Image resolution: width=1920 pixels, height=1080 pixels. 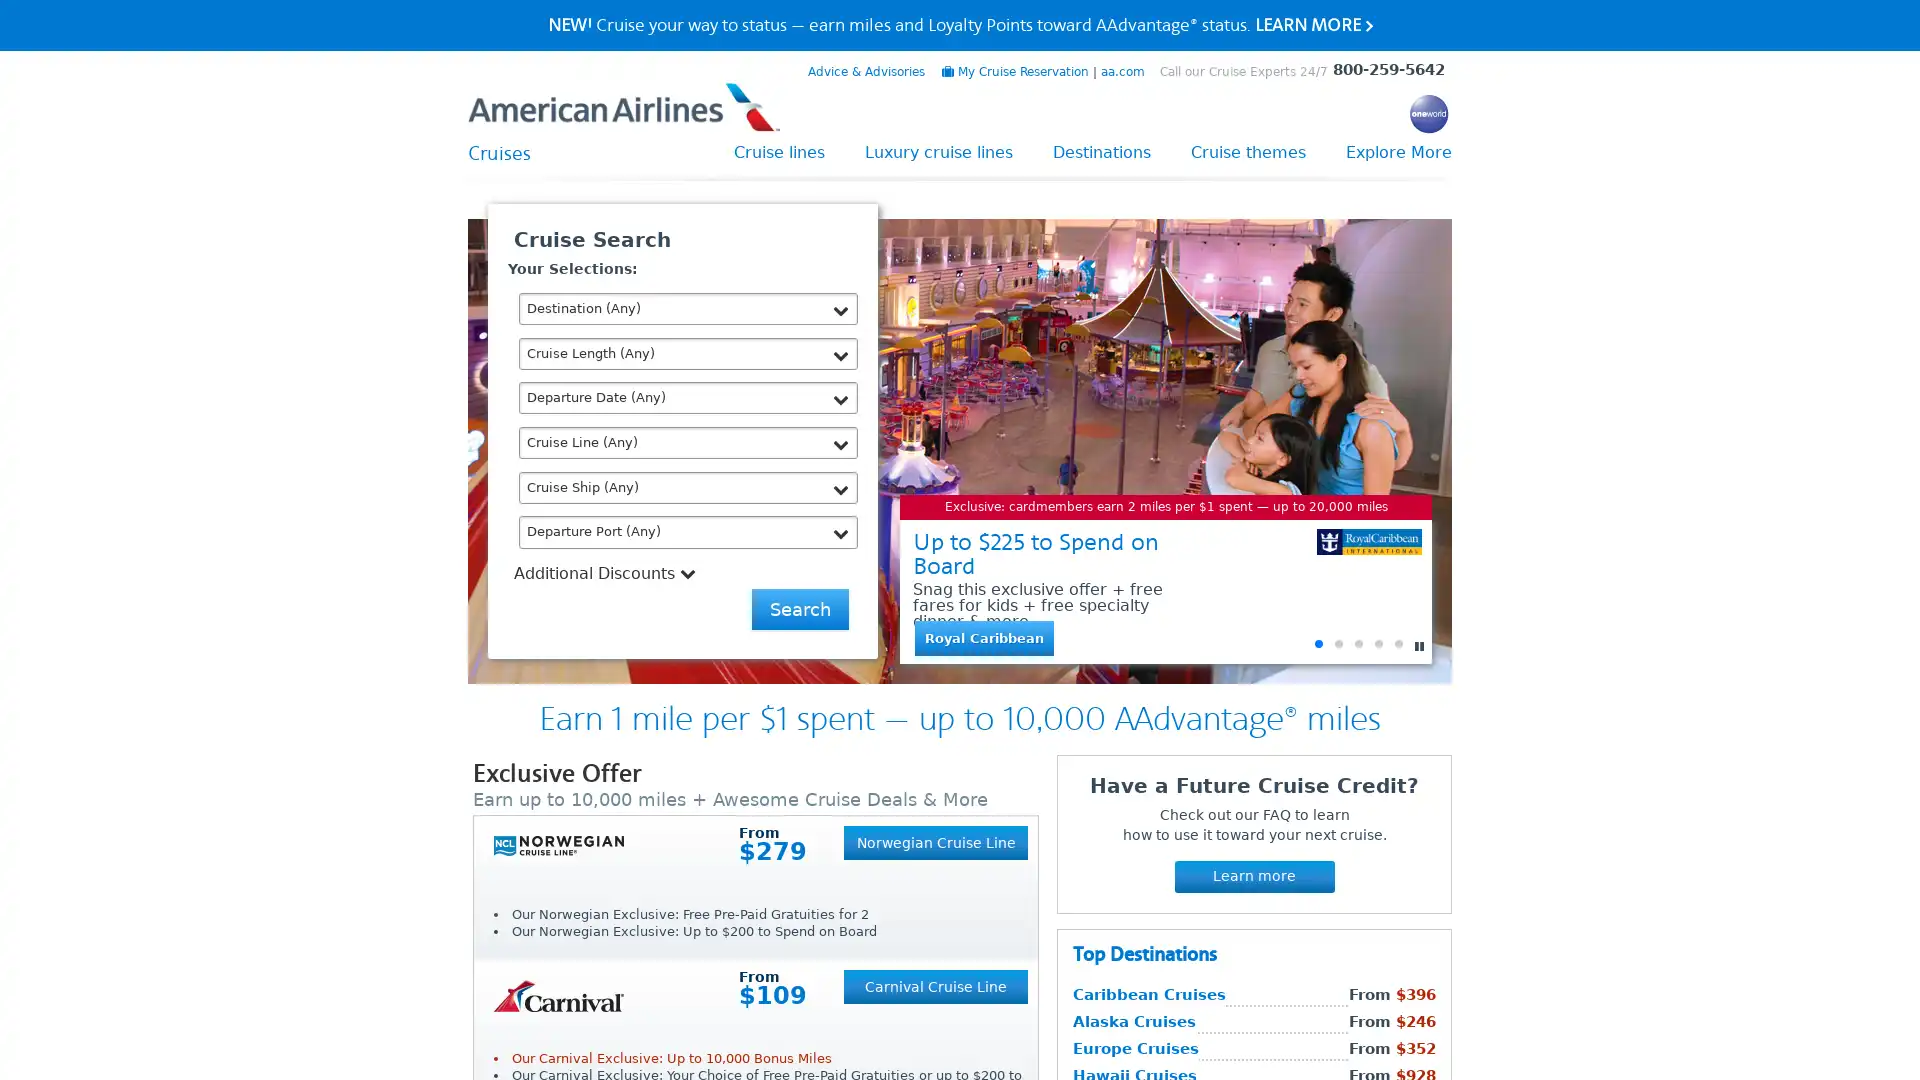 I want to click on Cruise lines, so click(x=778, y=150).